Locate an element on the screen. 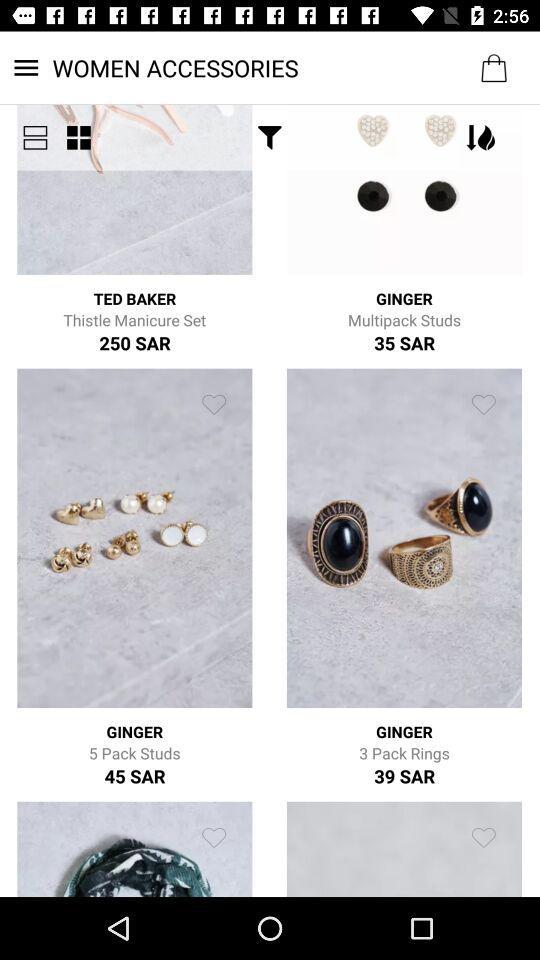 Image resolution: width=540 pixels, height=960 pixels. the top left button in first image is located at coordinates (35, 136).